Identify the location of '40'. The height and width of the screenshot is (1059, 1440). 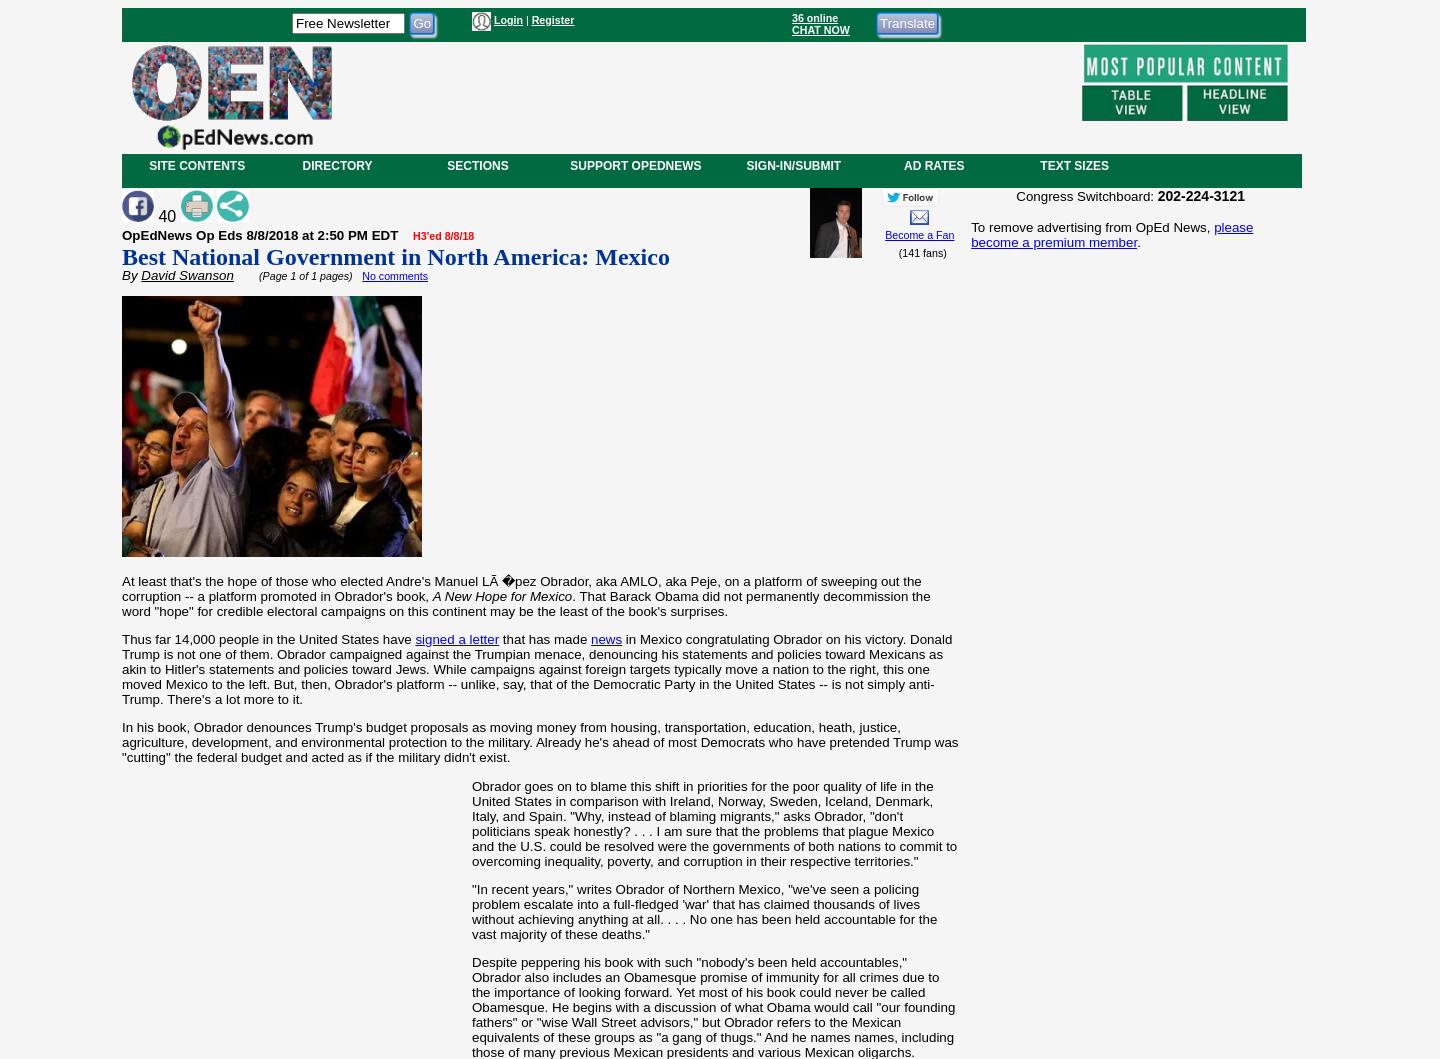
(166, 215).